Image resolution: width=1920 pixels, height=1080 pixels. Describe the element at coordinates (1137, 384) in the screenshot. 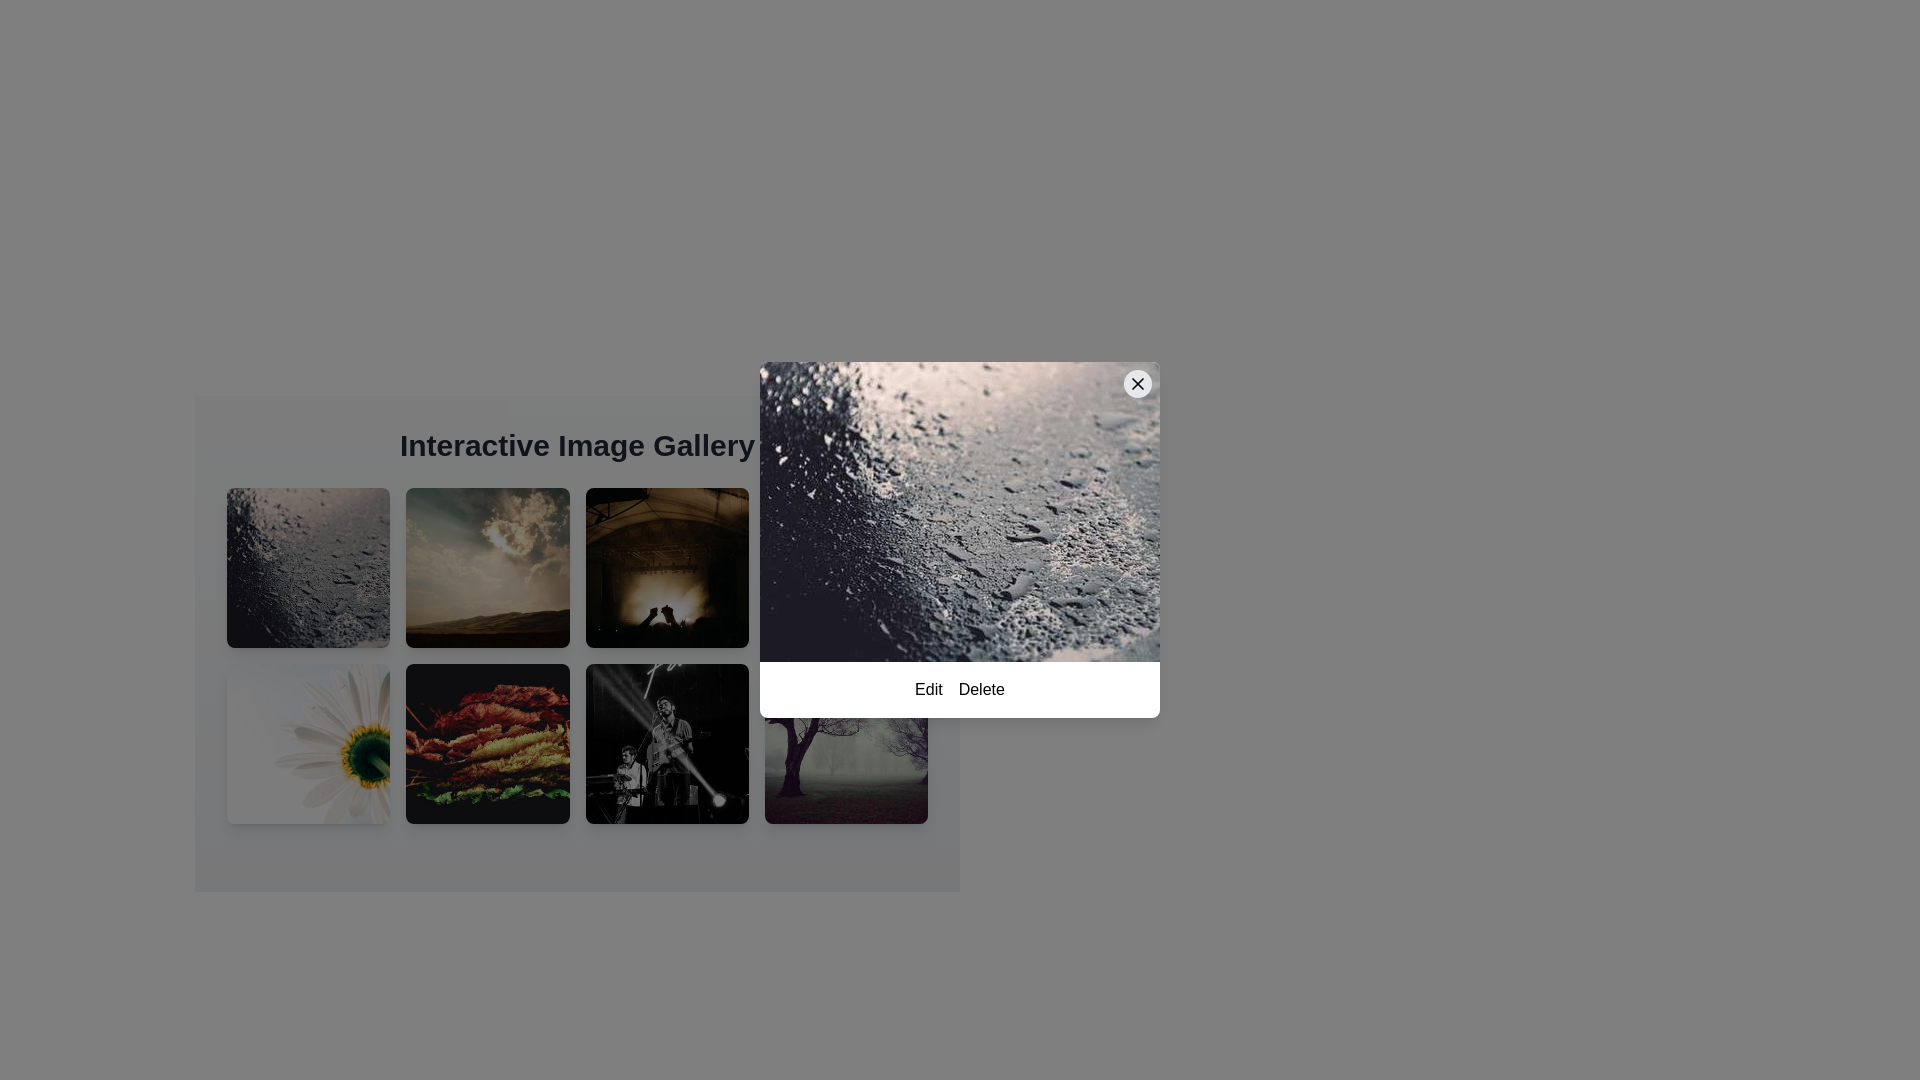

I see `the 'X' icon in the top-right corner of the floating modal` at that location.